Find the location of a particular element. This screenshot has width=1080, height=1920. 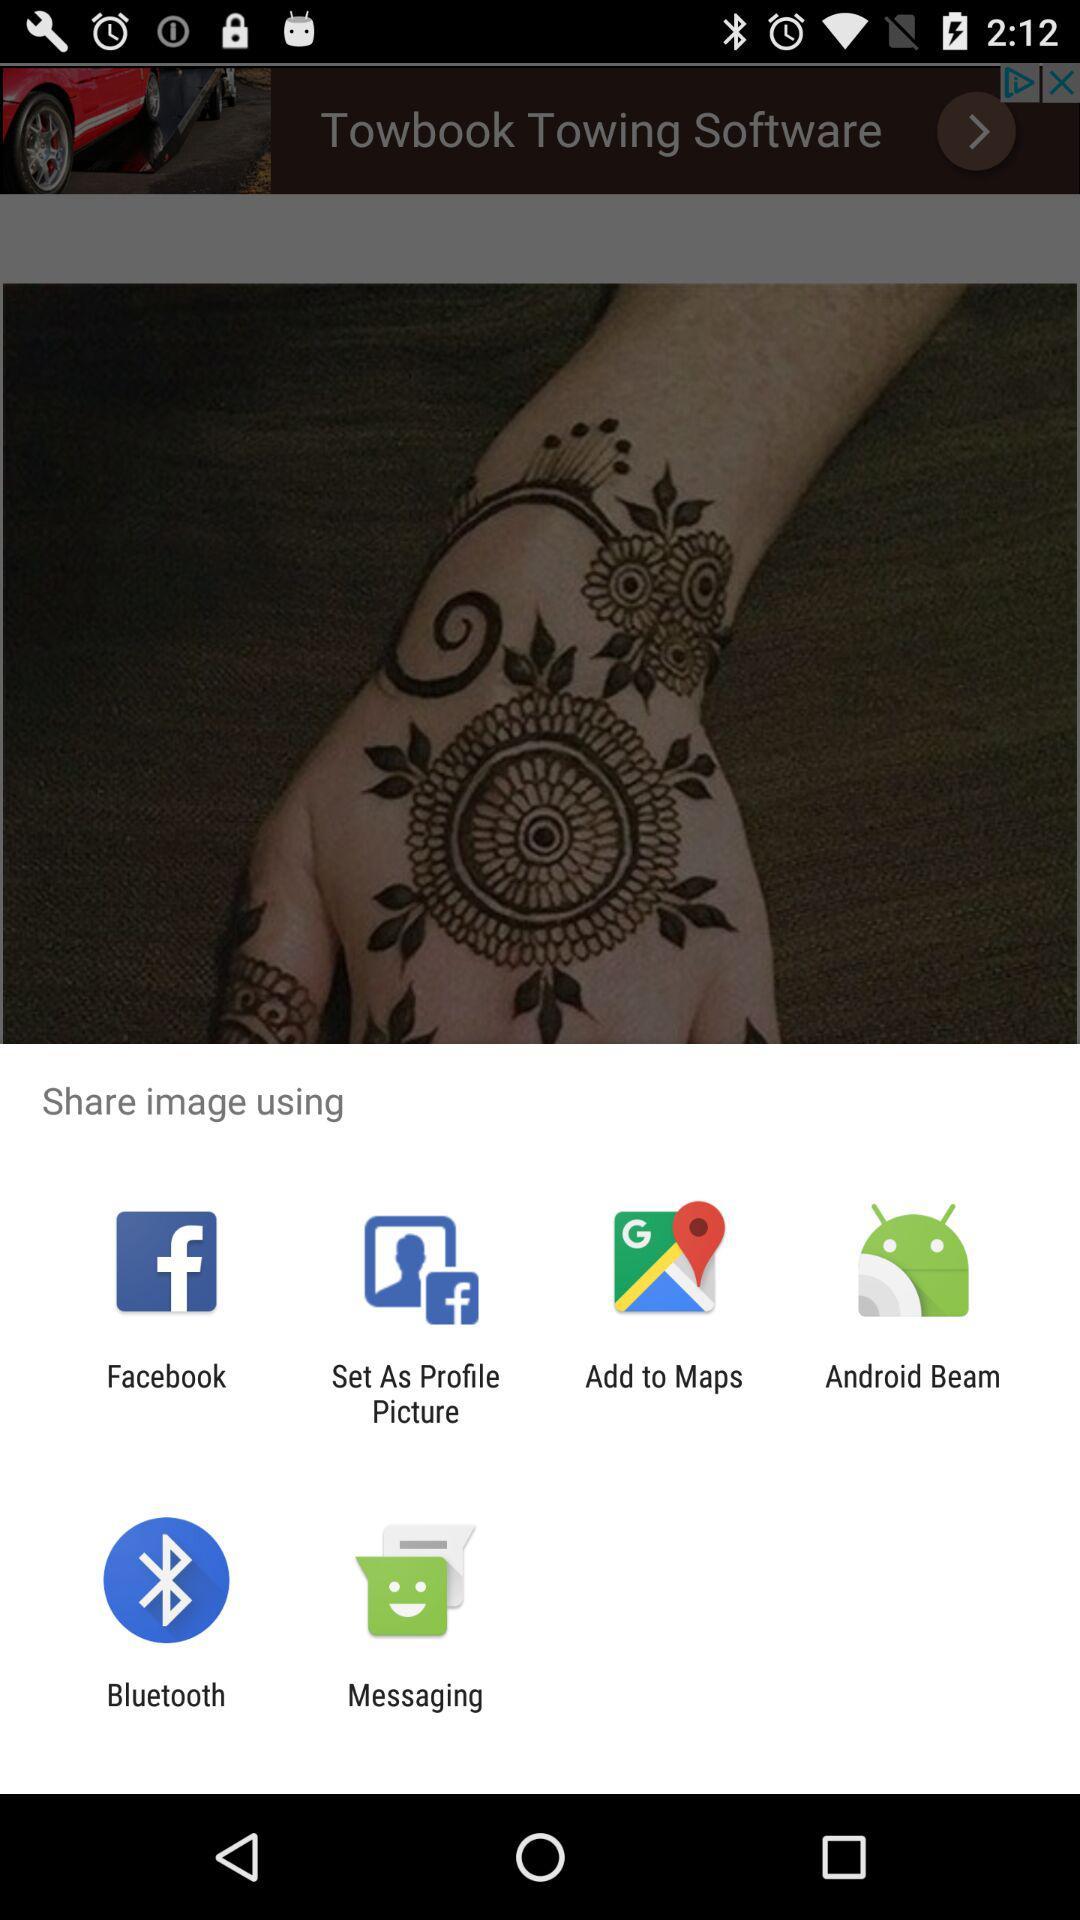

icon to the left of the android beam app is located at coordinates (664, 1392).